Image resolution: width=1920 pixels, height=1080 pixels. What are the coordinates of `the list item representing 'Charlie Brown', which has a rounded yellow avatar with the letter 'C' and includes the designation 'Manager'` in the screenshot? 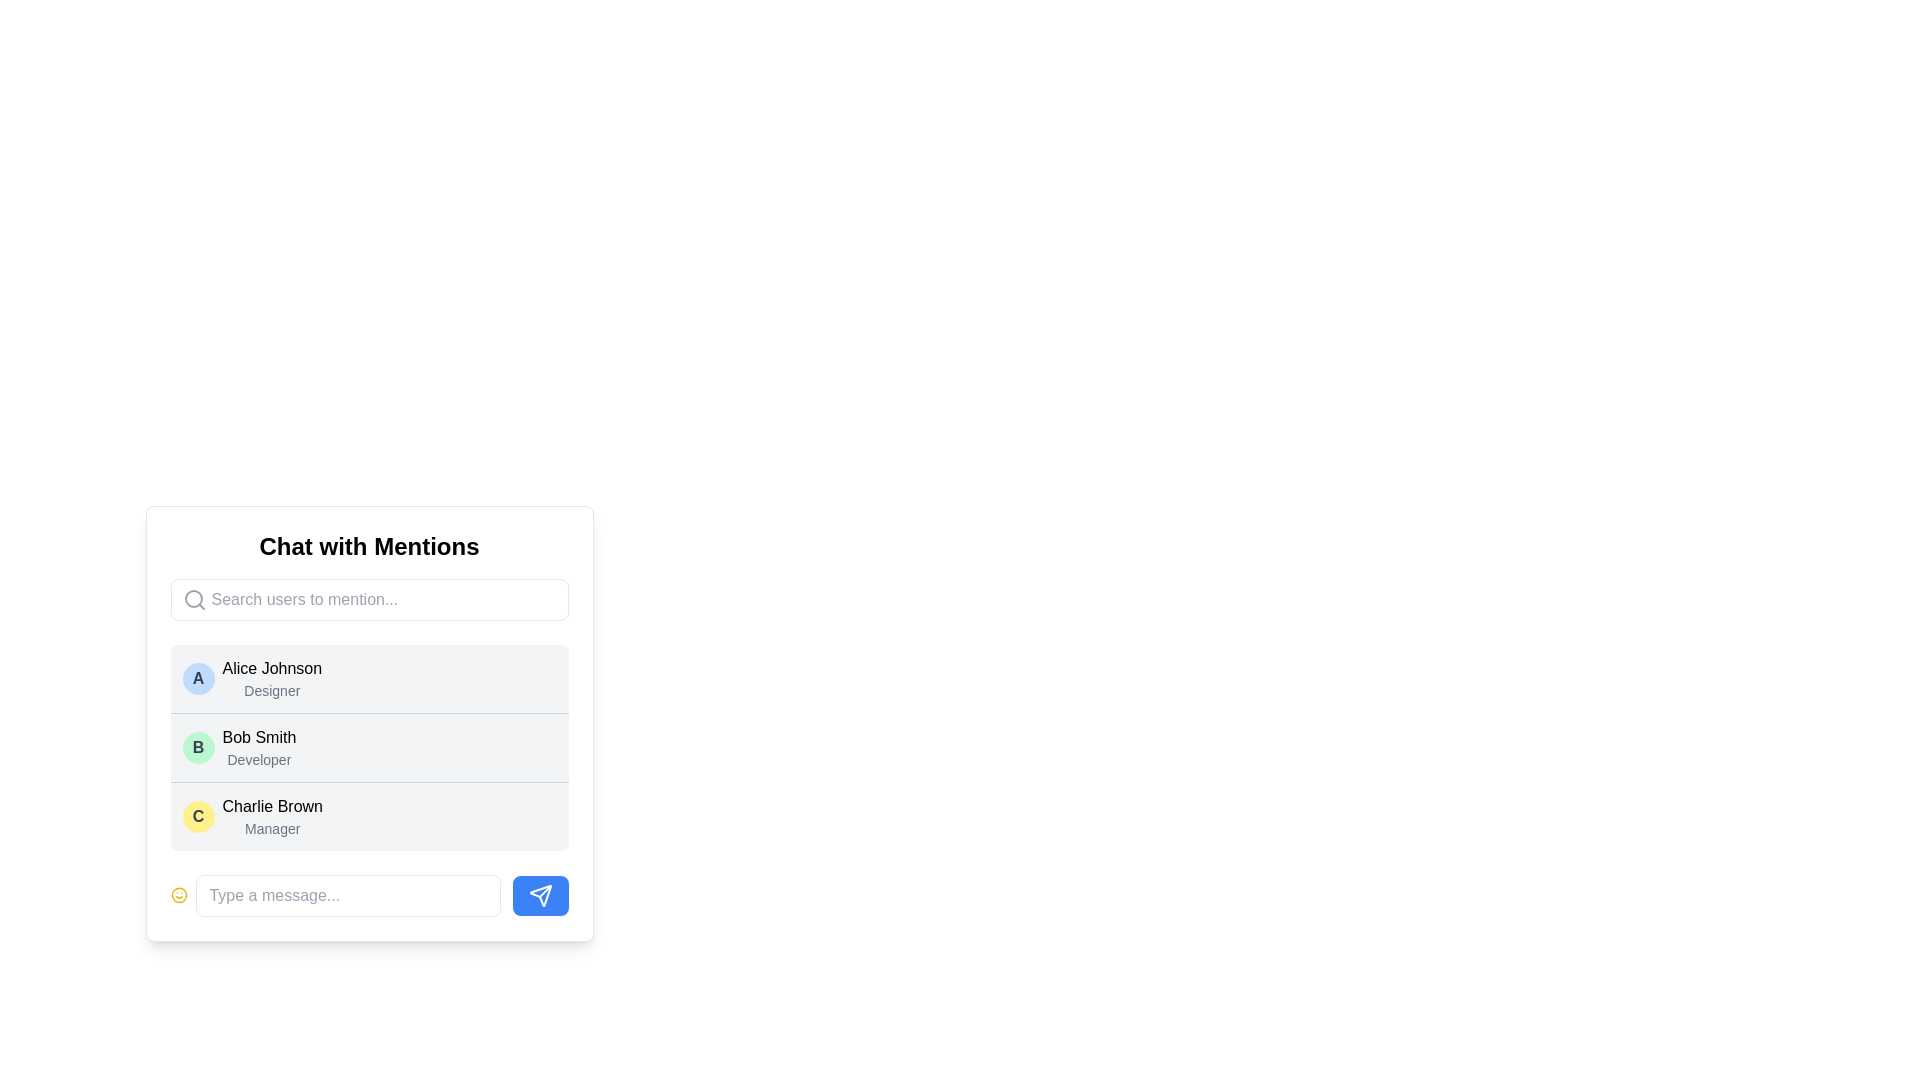 It's located at (369, 816).